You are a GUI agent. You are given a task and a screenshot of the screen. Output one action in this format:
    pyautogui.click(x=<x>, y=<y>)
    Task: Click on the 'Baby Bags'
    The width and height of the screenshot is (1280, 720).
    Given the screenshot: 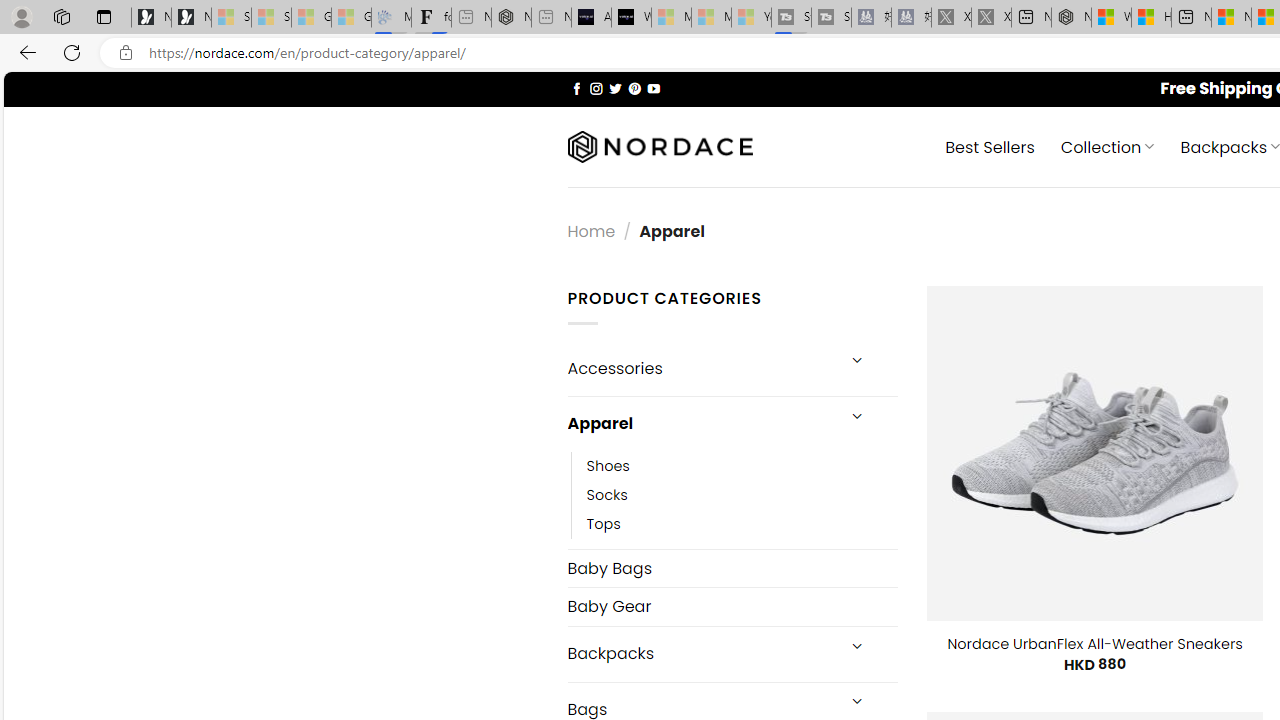 What is the action you would take?
    pyautogui.click(x=731, y=568)
    